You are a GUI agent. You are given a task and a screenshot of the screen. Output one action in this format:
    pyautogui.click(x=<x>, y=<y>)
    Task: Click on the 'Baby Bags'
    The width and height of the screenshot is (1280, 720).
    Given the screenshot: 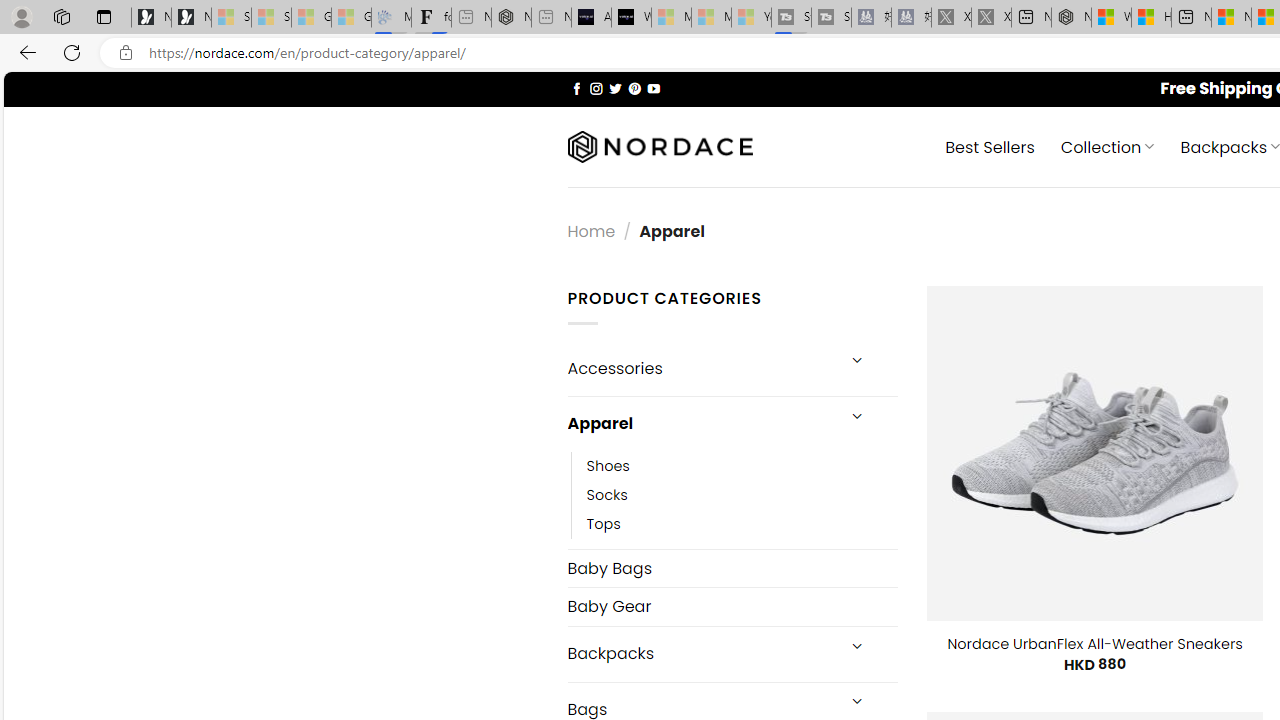 What is the action you would take?
    pyautogui.click(x=731, y=568)
    